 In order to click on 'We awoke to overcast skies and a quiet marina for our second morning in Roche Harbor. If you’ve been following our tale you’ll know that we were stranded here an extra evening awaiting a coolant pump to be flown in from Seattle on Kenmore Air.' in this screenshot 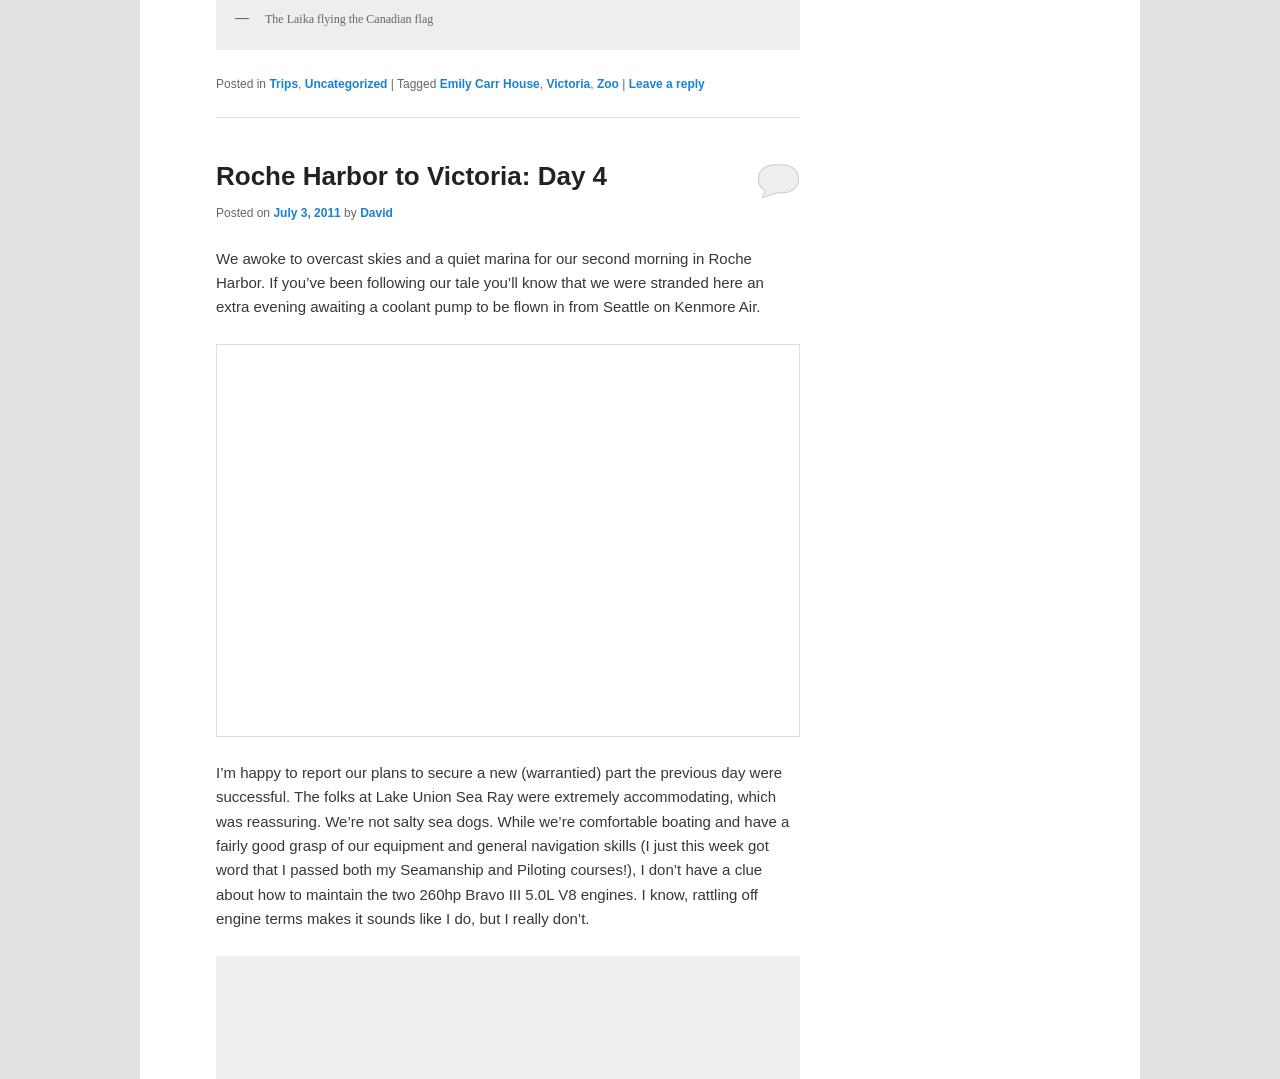, I will do `click(216, 282)`.